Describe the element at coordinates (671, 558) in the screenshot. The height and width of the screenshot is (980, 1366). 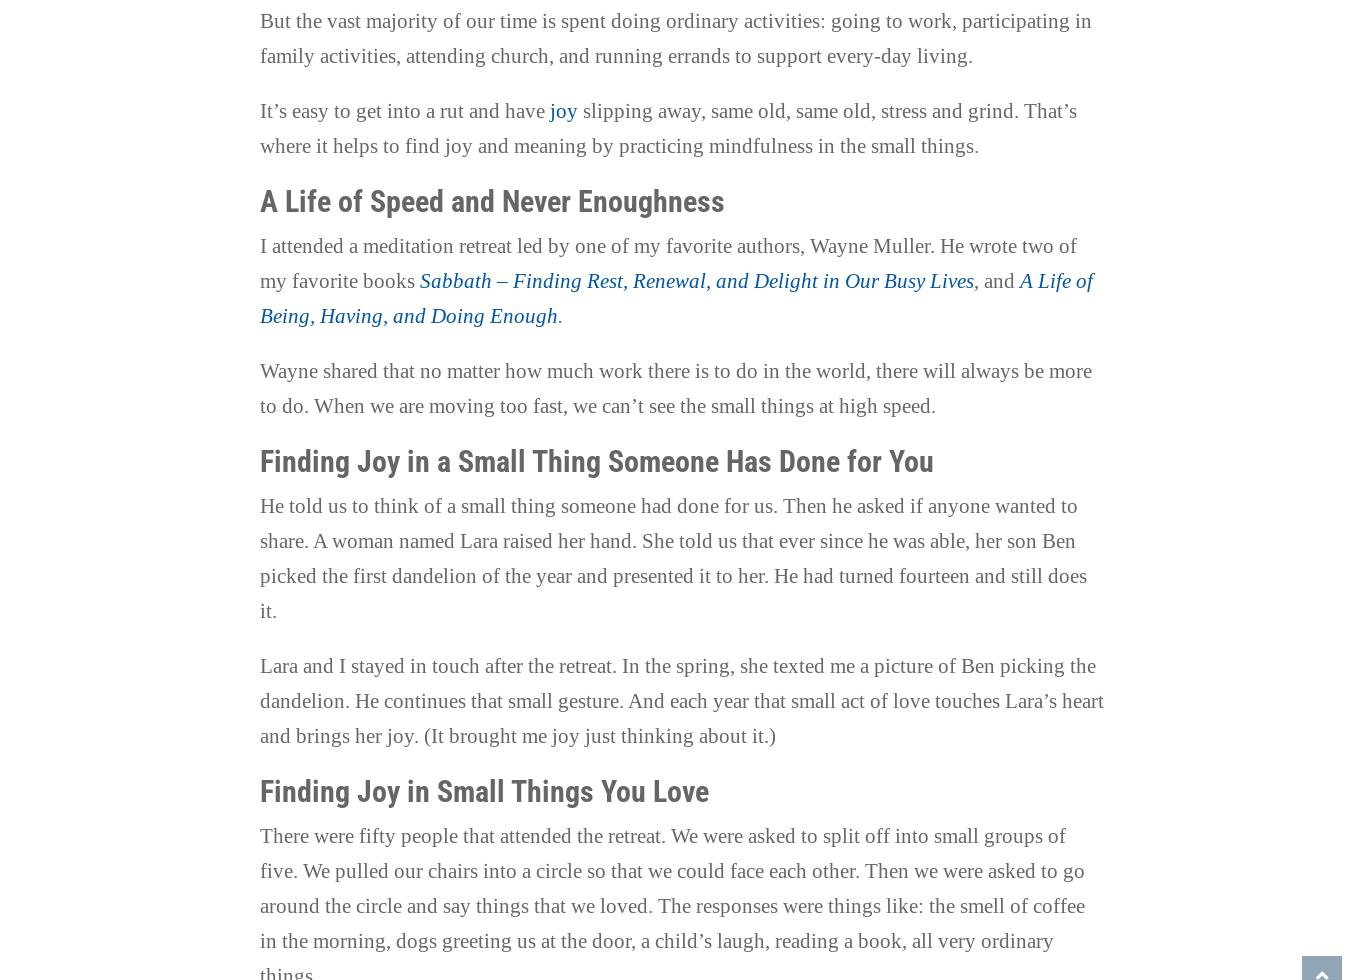
I see `'He told us to think of a small thing someone had done for us. Then he asked if anyone wanted to share. A woman named Lara raised her hand. She told us that ever since he was able, her son Ben picked the first dandelion of the year and presented it to her. He had turned fourteen and still does it.'` at that location.